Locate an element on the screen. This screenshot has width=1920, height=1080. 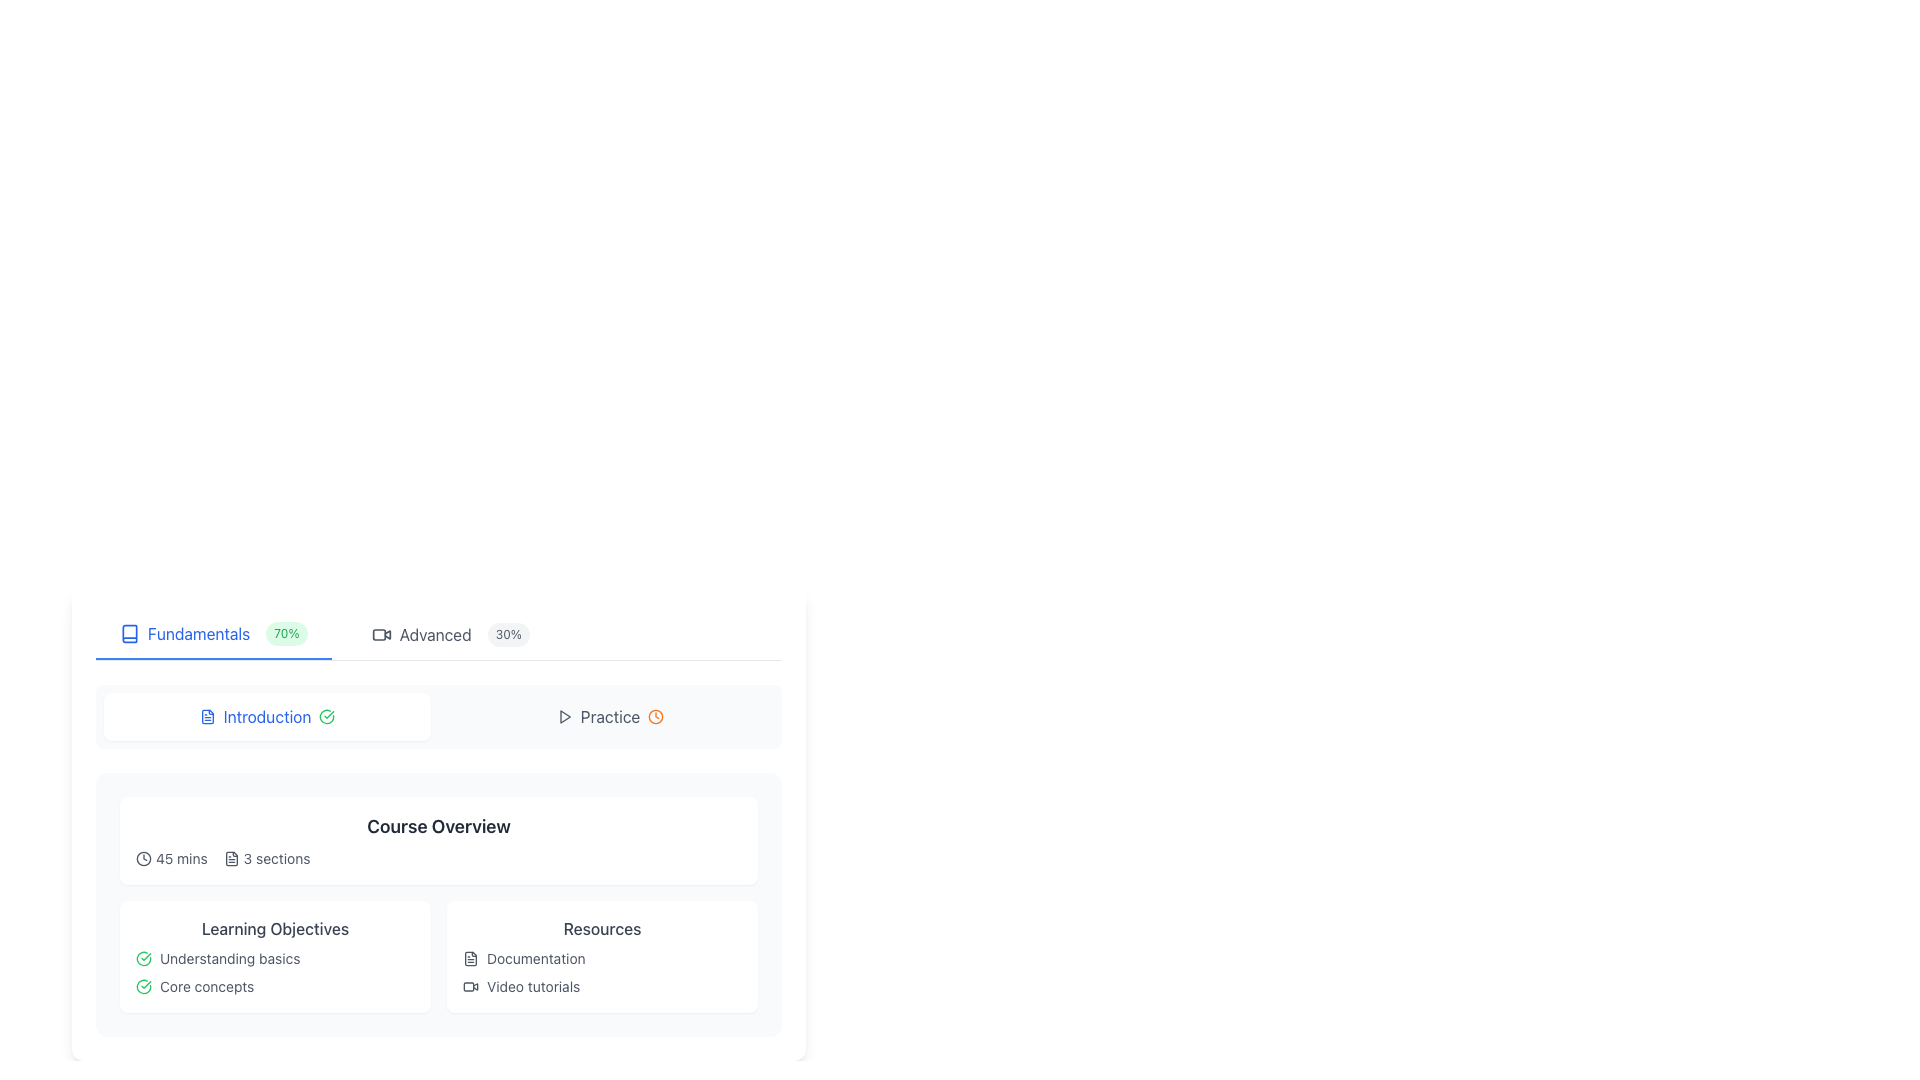
the 'Advanced' button, which features a video camera icon, medium-sized text, and a '30%' percentage value in a rounded rectangle is located at coordinates (449, 635).